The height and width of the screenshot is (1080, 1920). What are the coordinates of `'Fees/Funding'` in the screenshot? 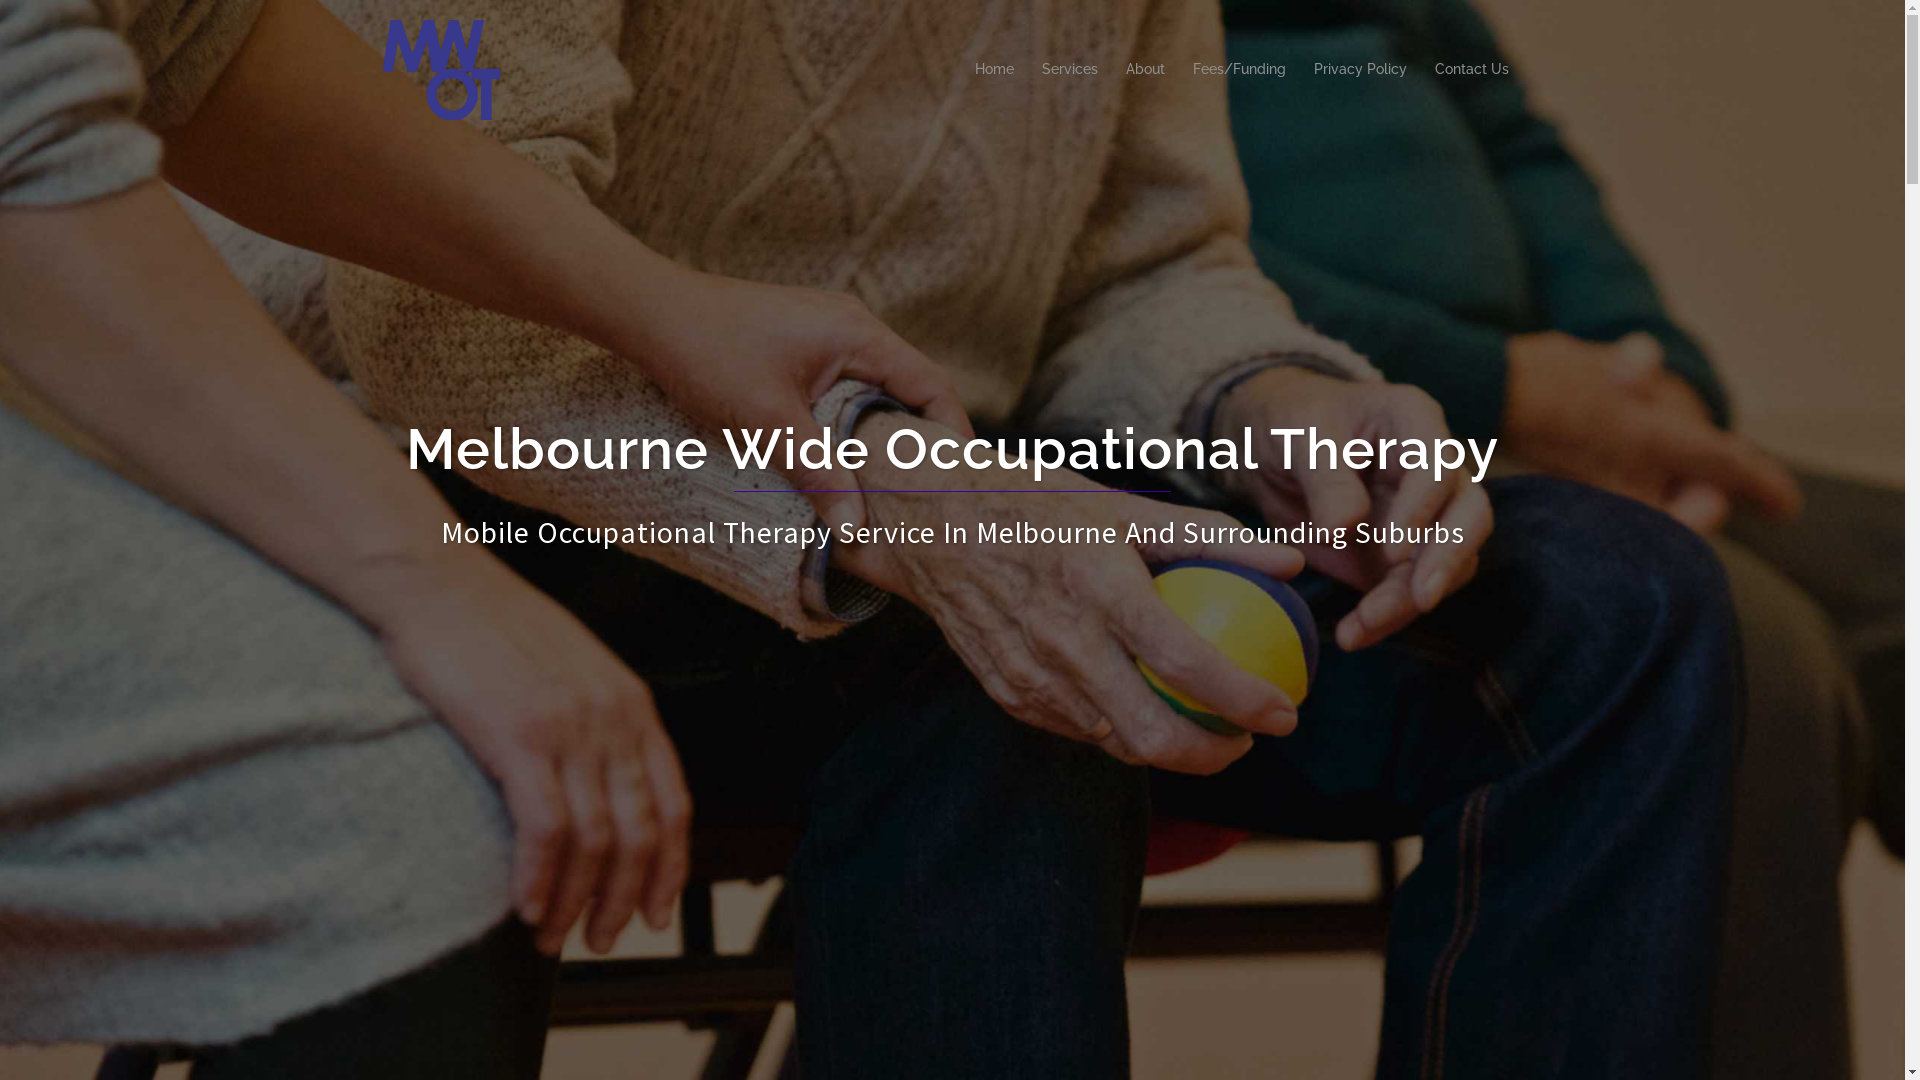 It's located at (1237, 68).